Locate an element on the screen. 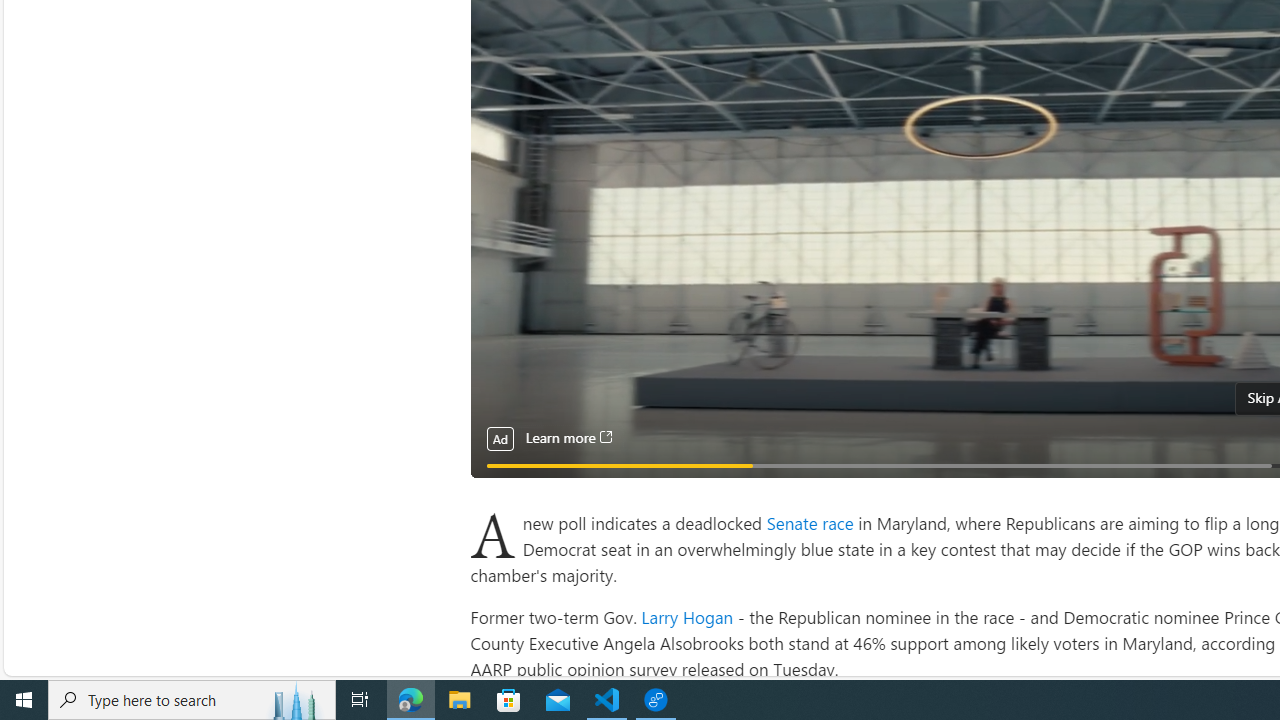 This screenshot has width=1280, height=720. 'Learn more' is located at coordinates (567, 437).